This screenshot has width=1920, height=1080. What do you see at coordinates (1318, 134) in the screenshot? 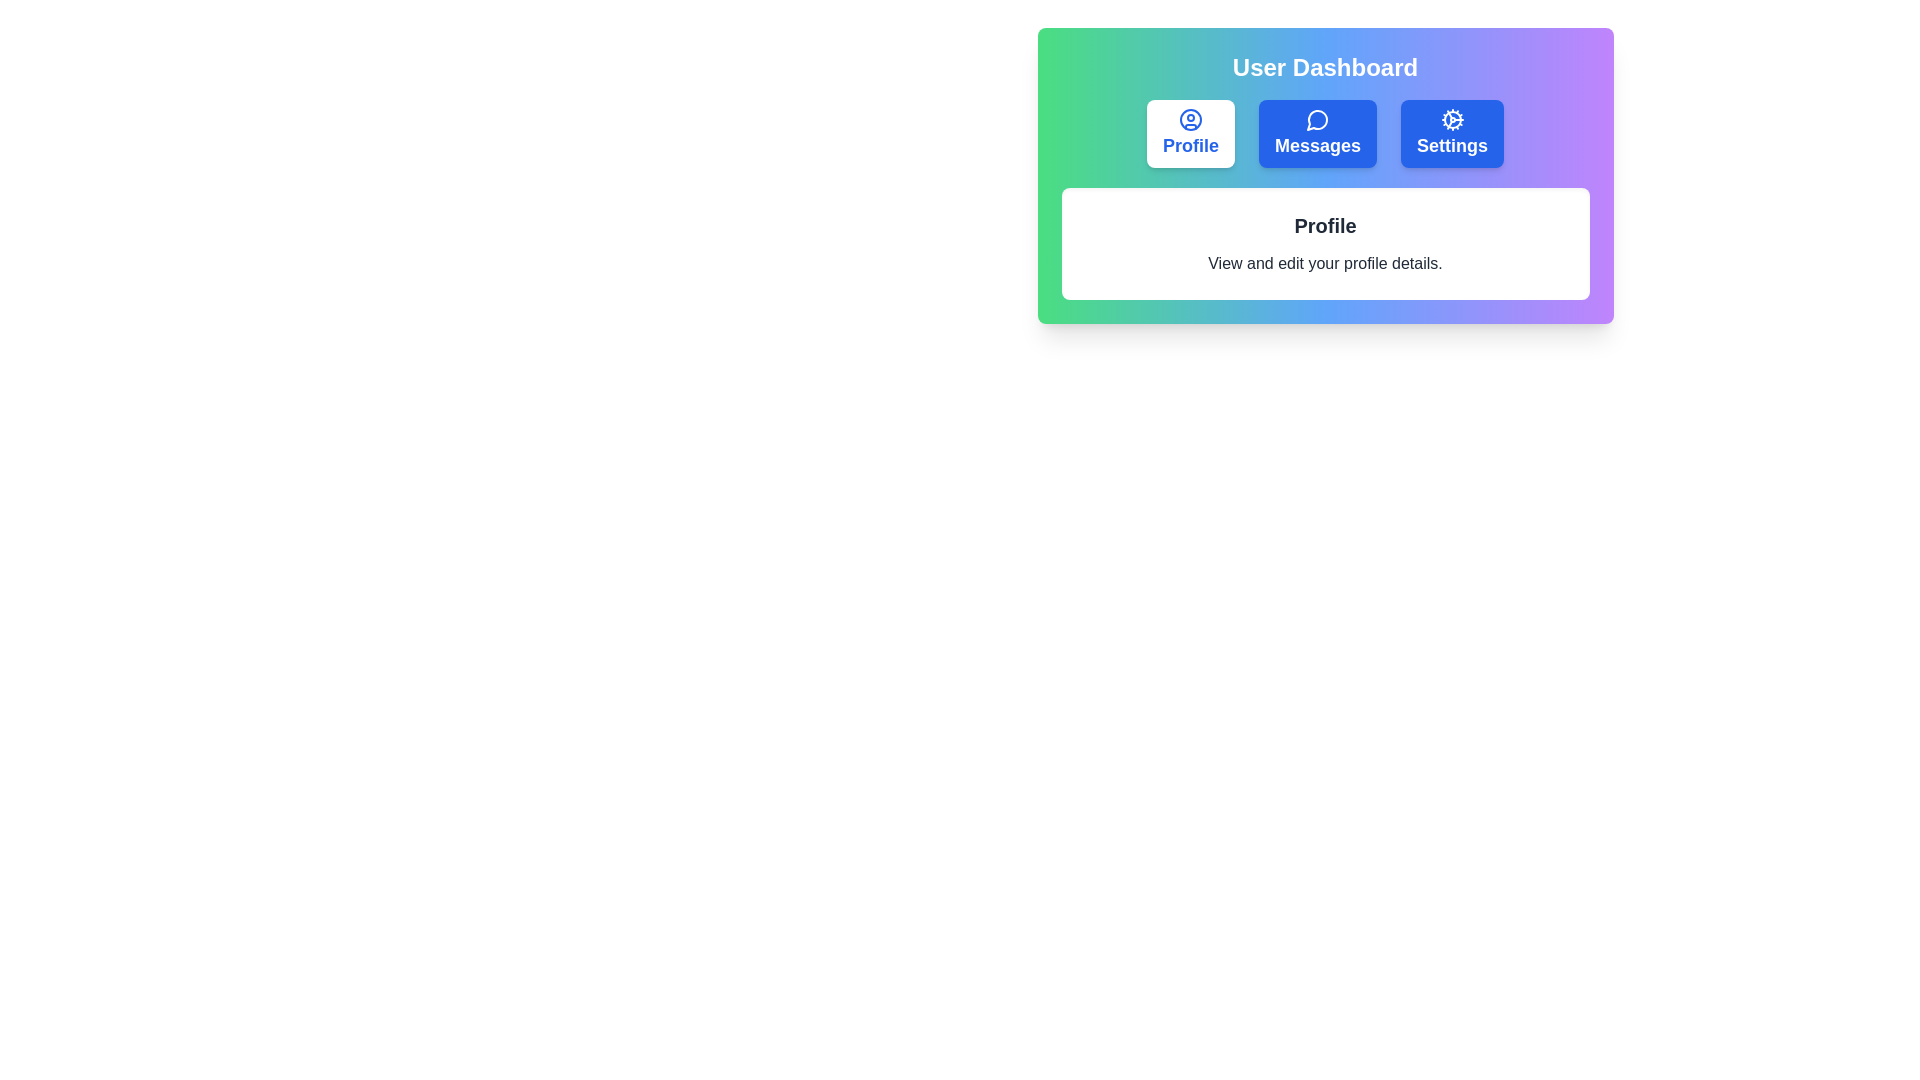
I see `the 'Messages' button, which is a rectangular button with a blue background and white text, located in the User Dashboard section` at bounding box center [1318, 134].